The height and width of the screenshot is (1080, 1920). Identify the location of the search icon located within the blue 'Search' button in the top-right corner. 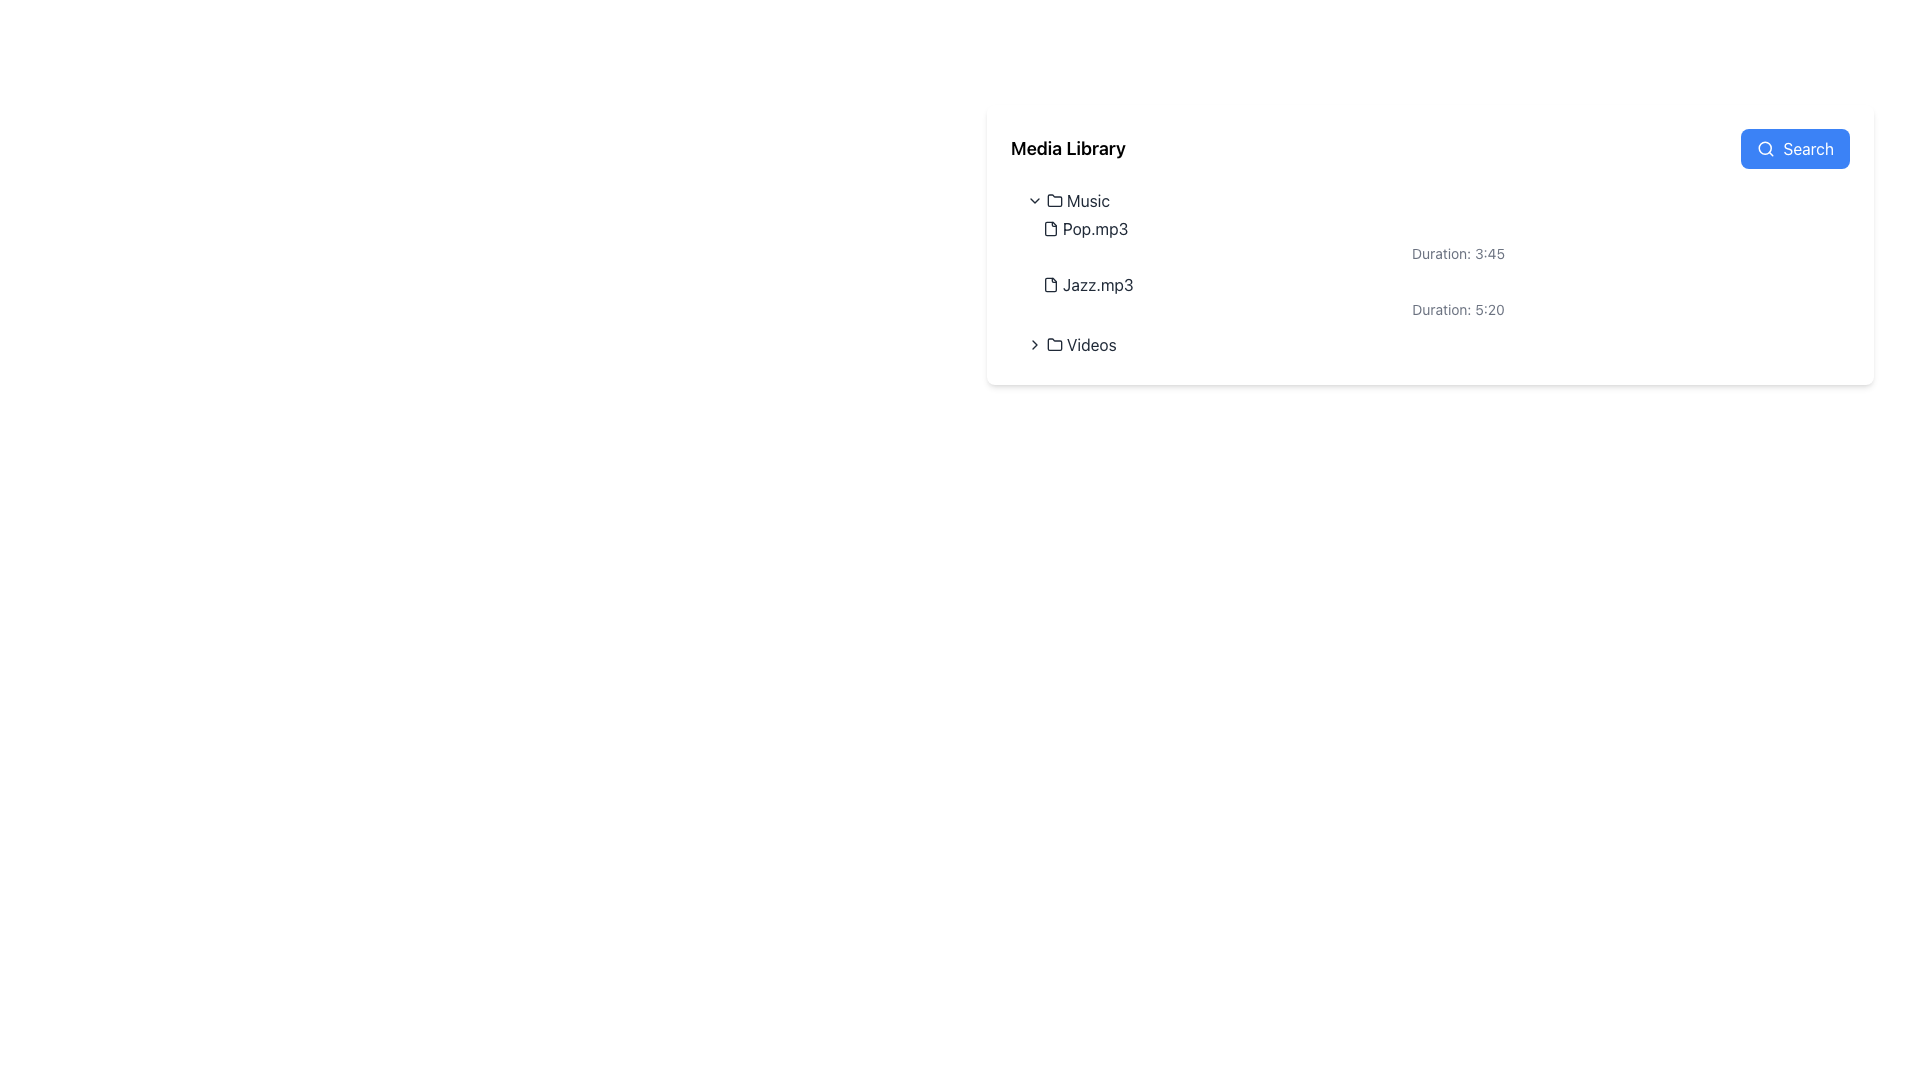
(1766, 148).